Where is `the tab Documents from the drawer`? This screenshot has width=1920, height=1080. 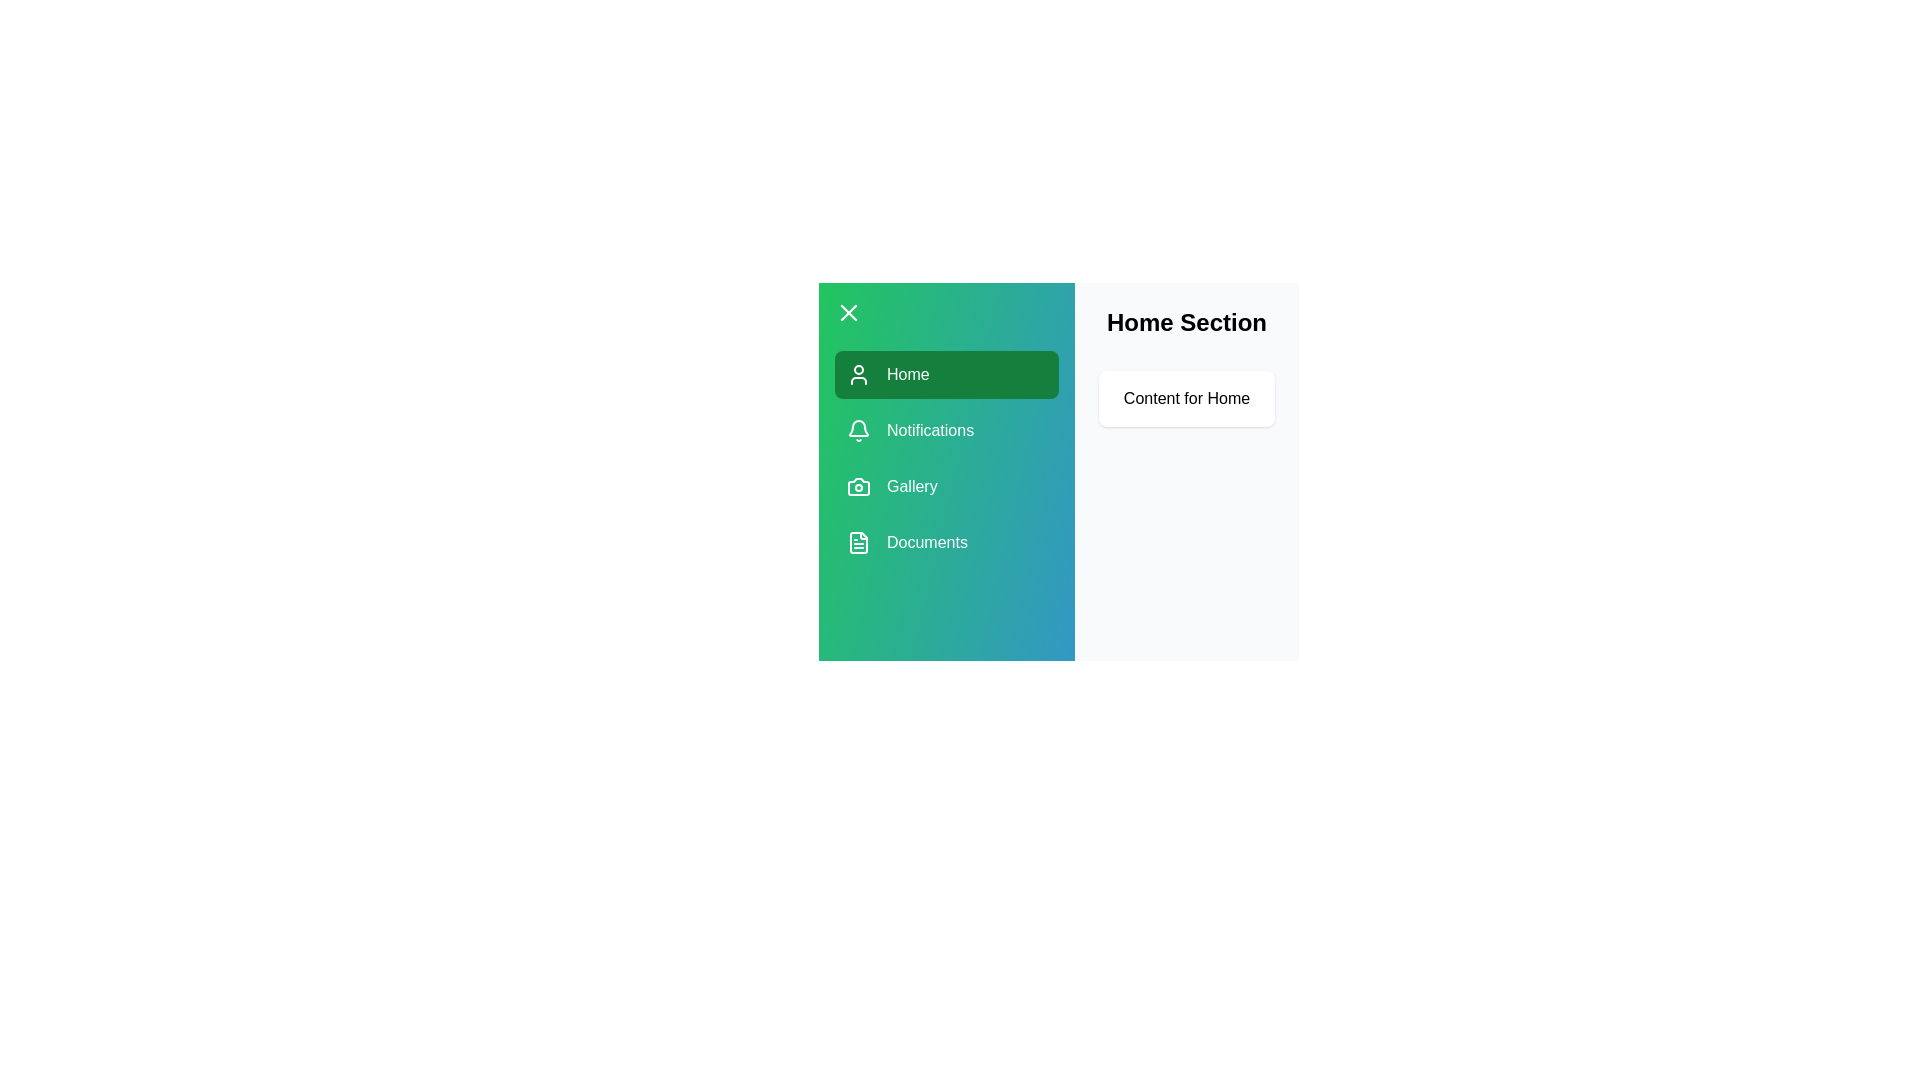 the tab Documents from the drawer is located at coordinates (945, 543).